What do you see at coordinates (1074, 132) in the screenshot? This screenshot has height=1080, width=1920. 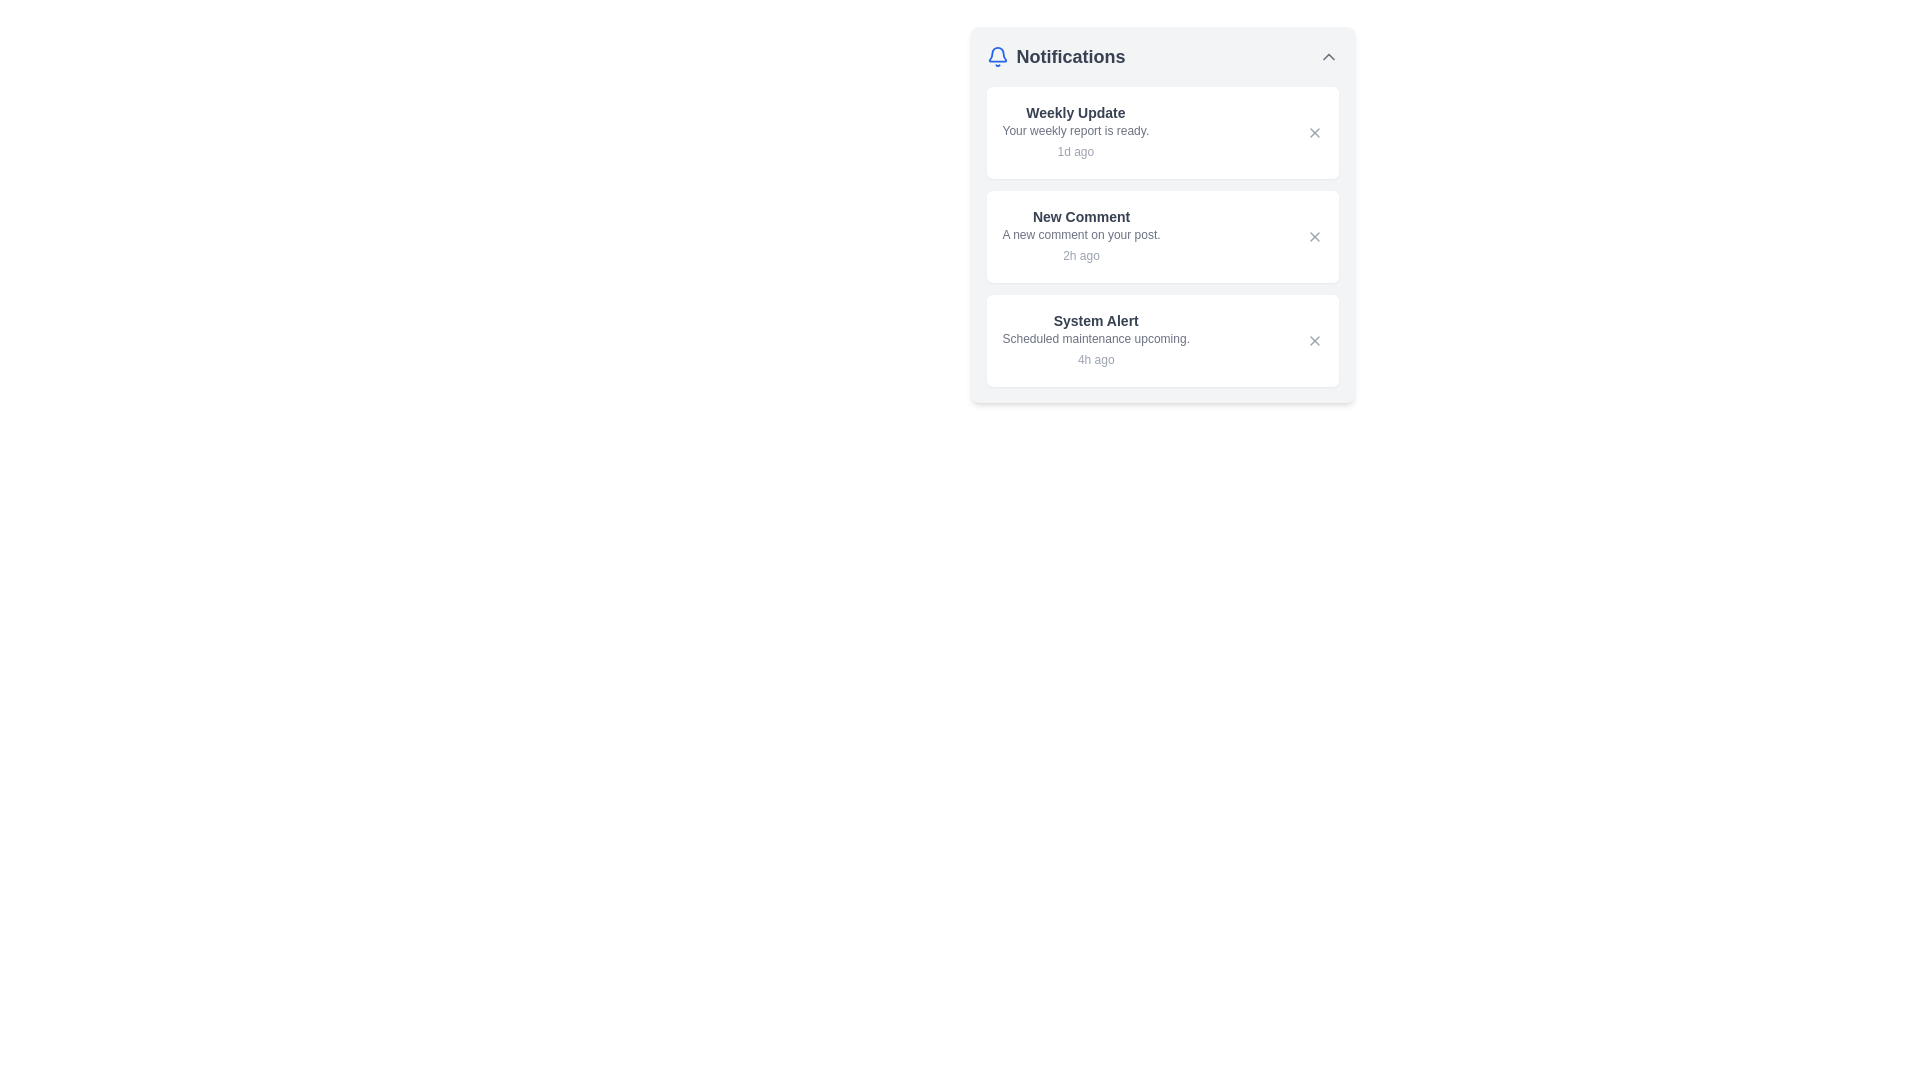 I see `the notification entry at the top of the notification panel` at bounding box center [1074, 132].